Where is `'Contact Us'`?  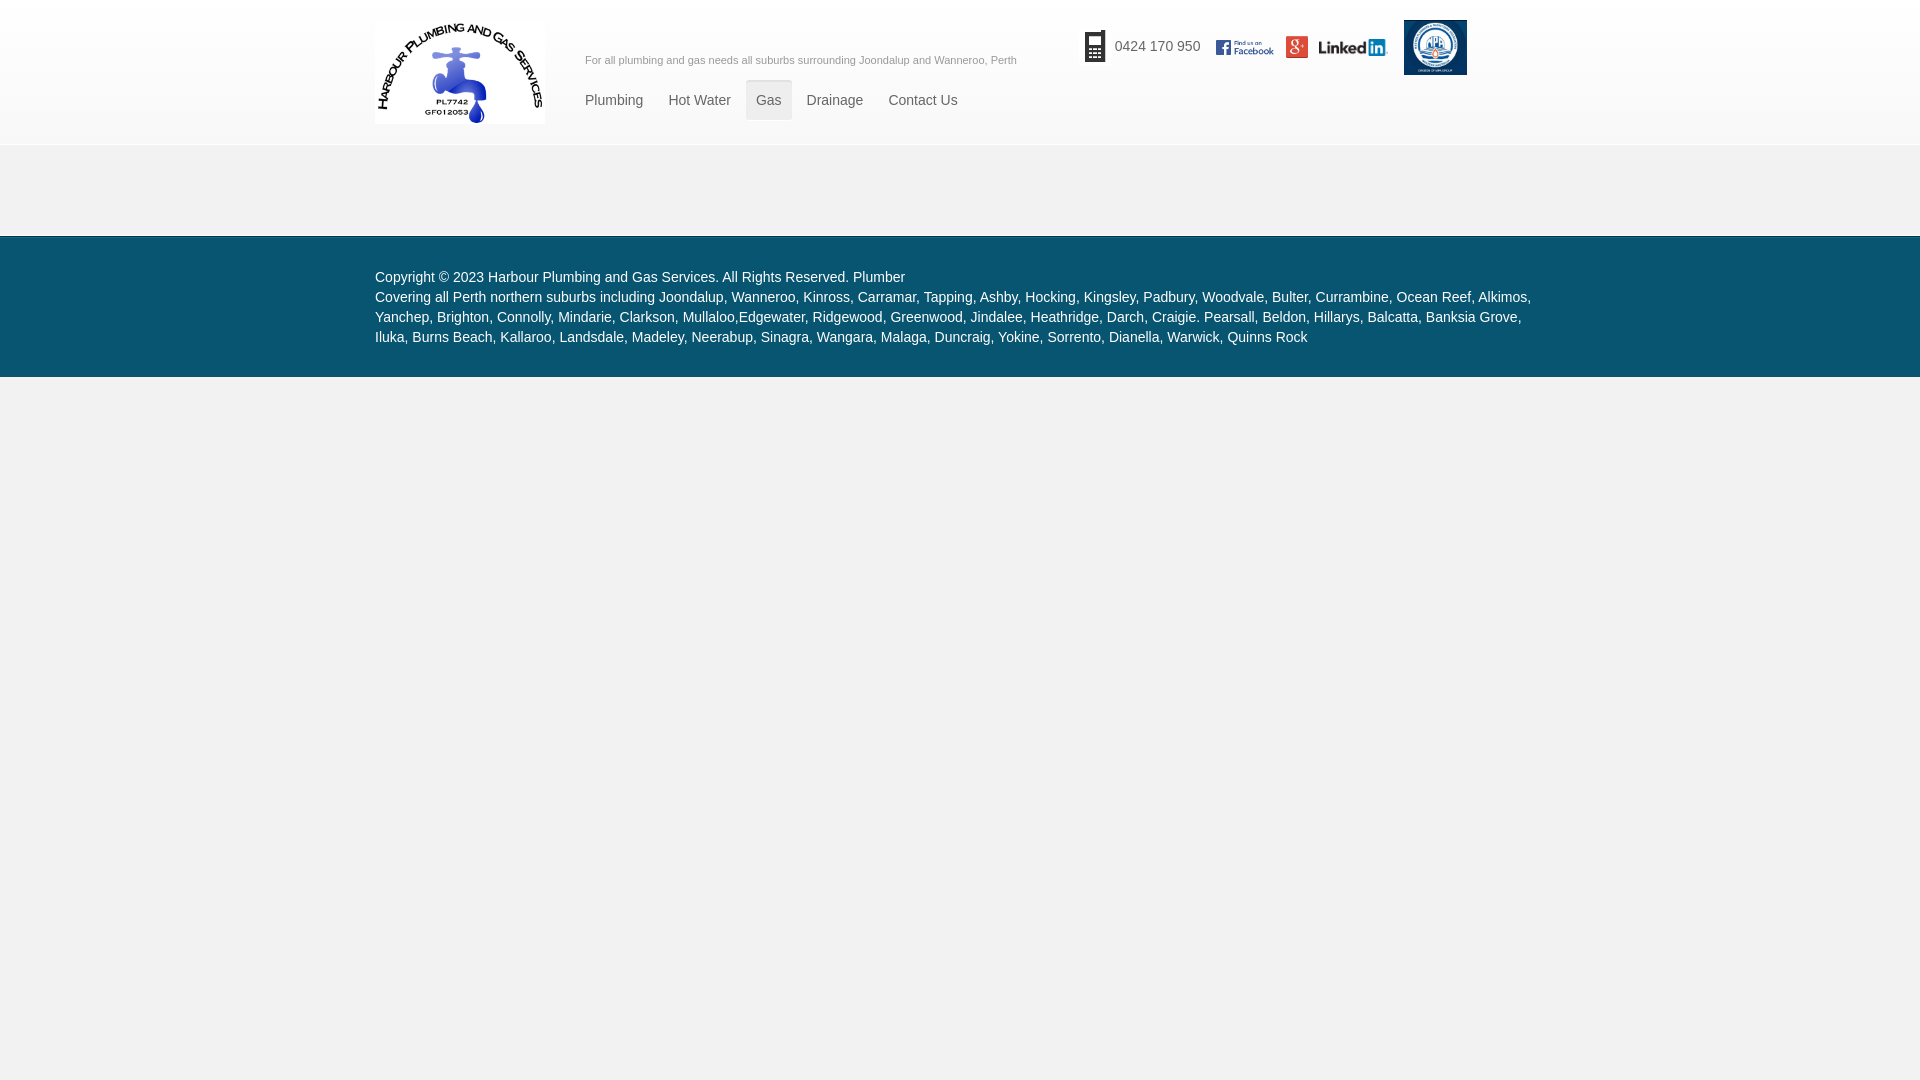 'Contact Us' is located at coordinates (878, 100).